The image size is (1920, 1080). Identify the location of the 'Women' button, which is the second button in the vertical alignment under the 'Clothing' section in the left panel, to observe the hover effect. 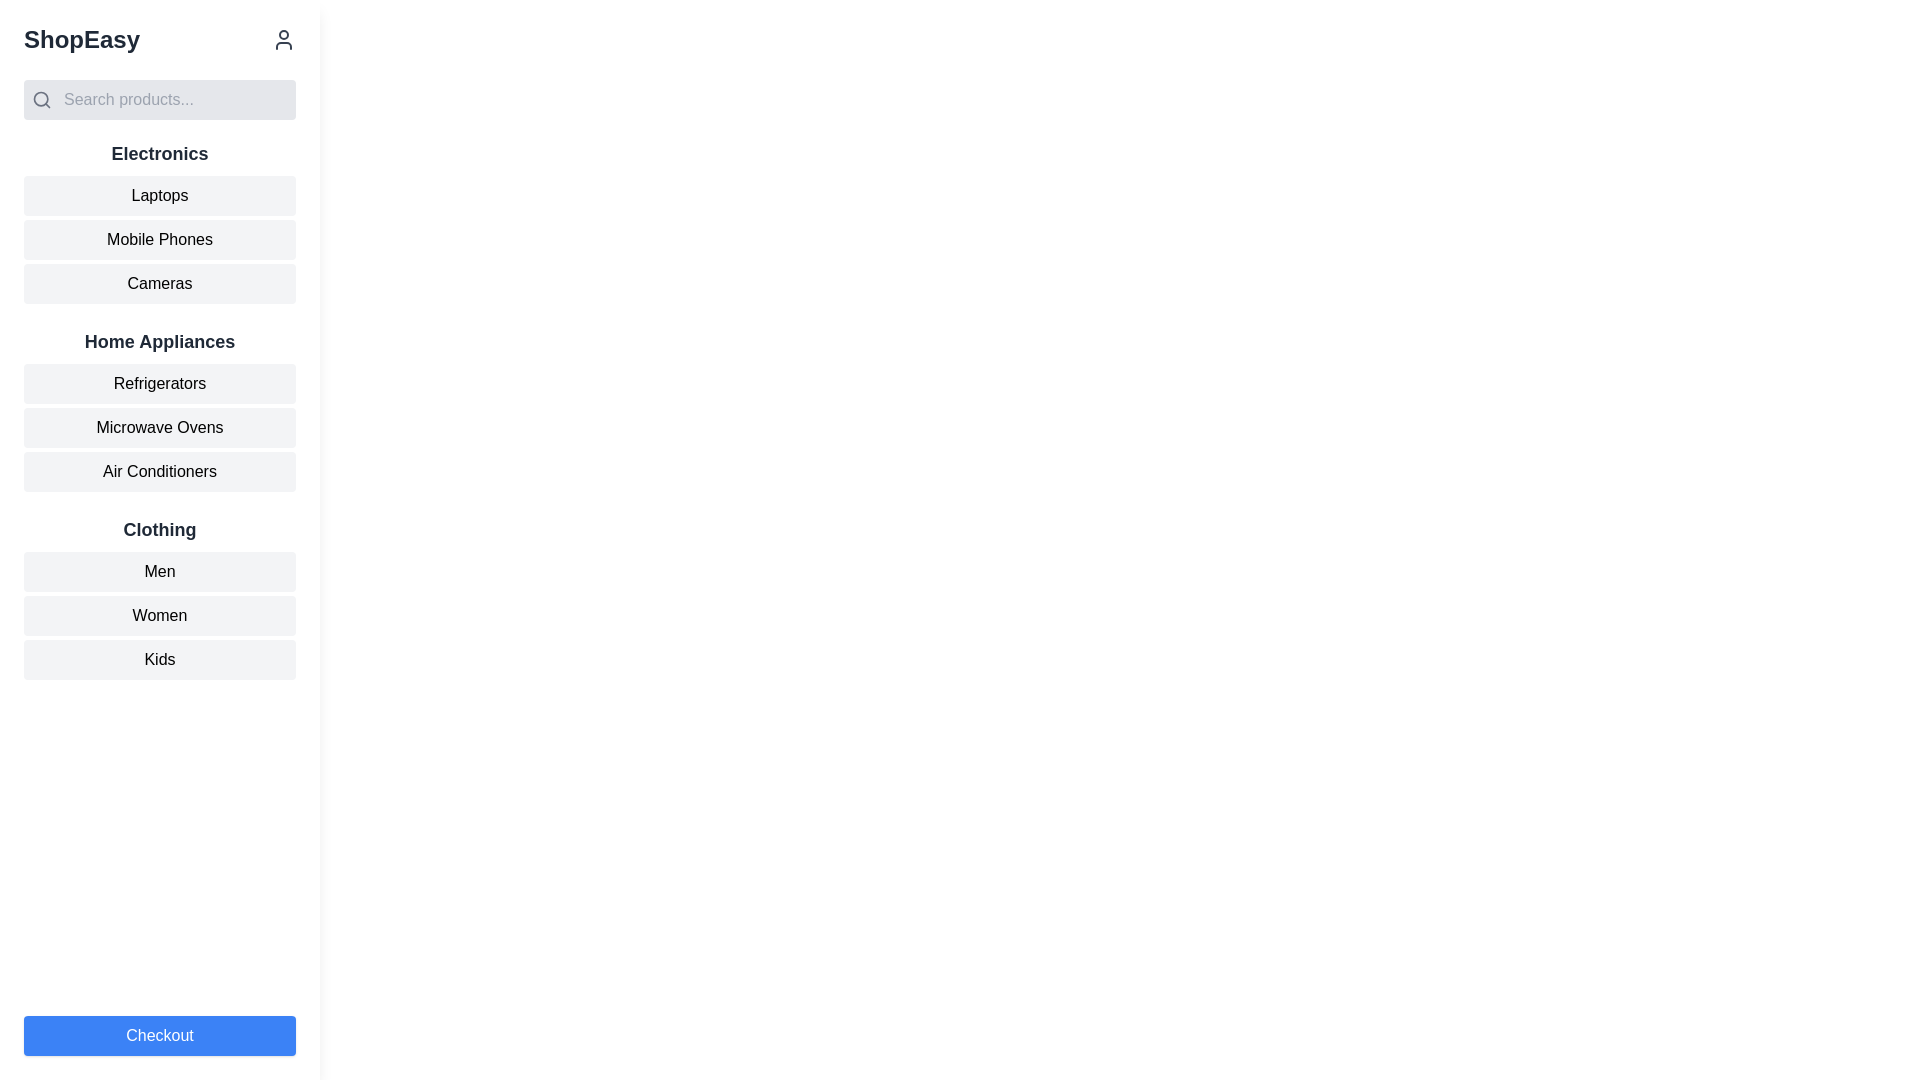
(158, 615).